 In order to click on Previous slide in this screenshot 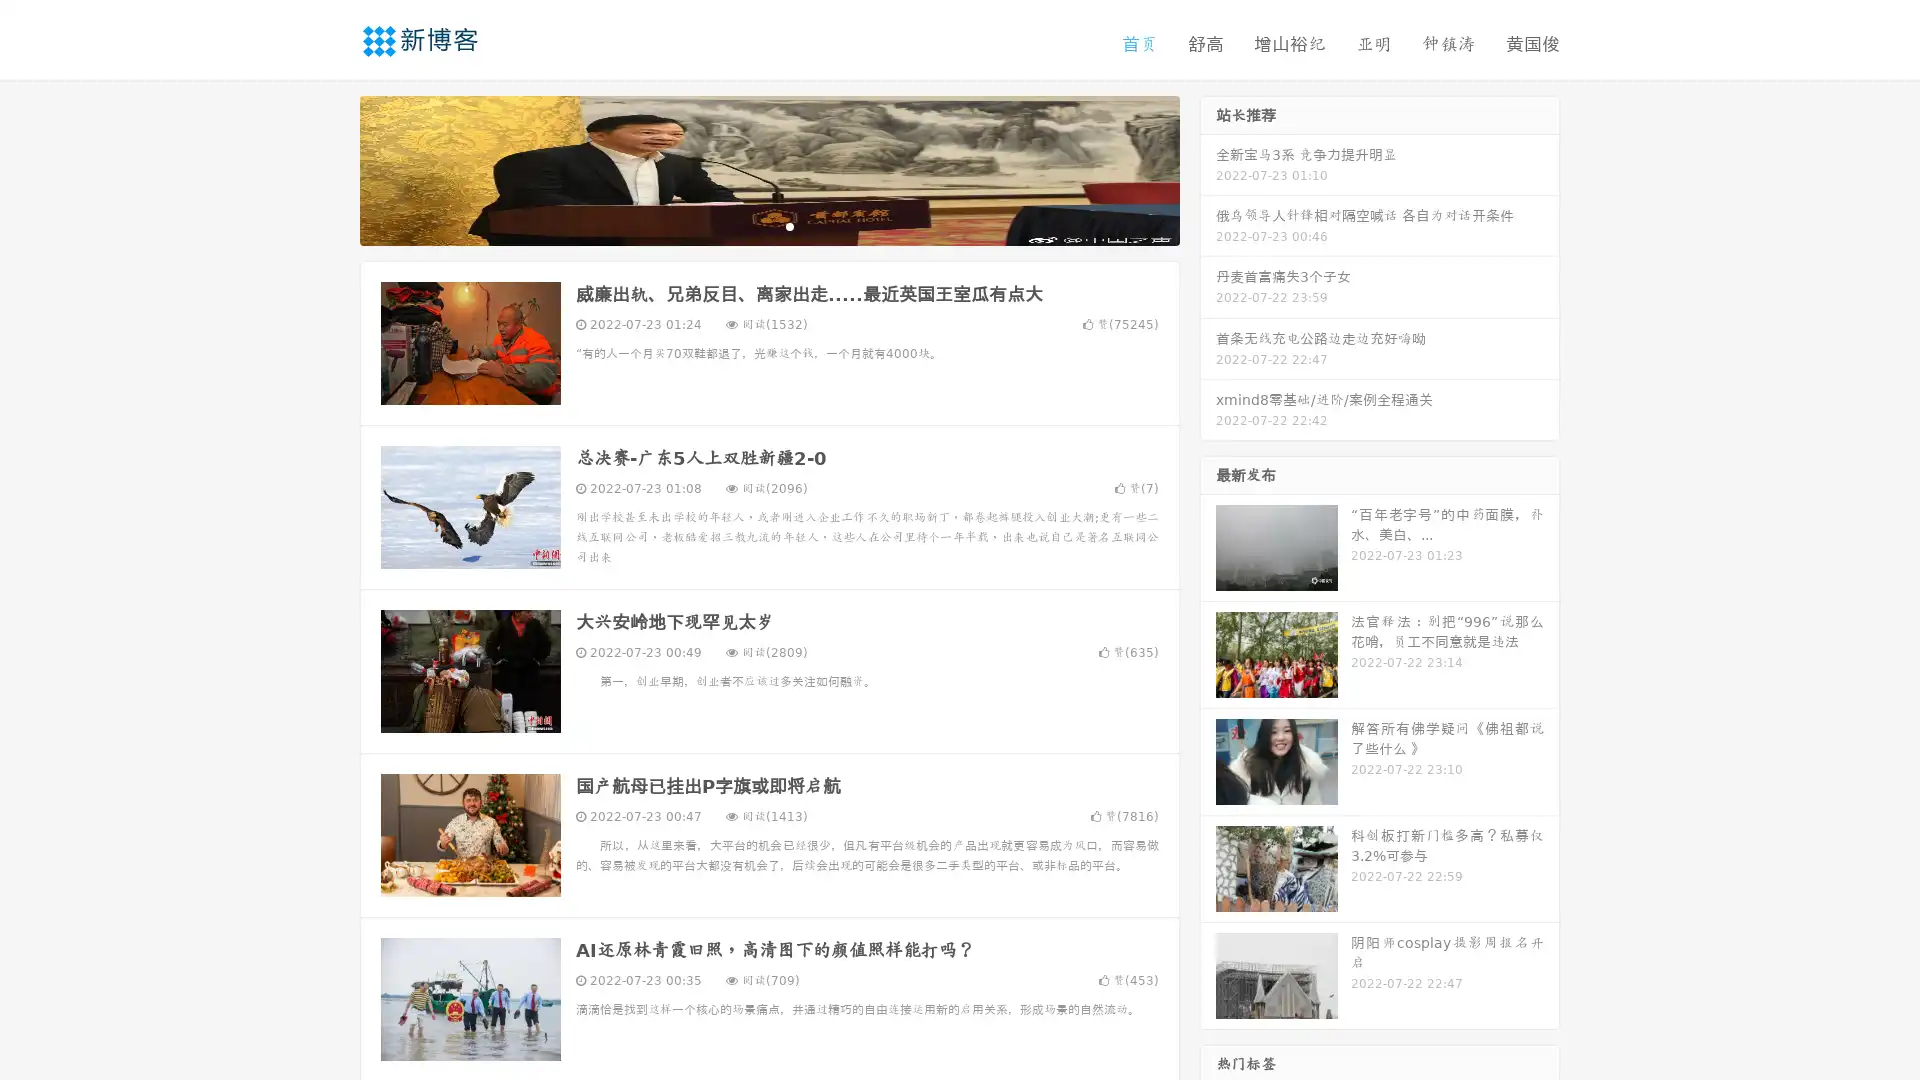, I will do `click(330, 168)`.